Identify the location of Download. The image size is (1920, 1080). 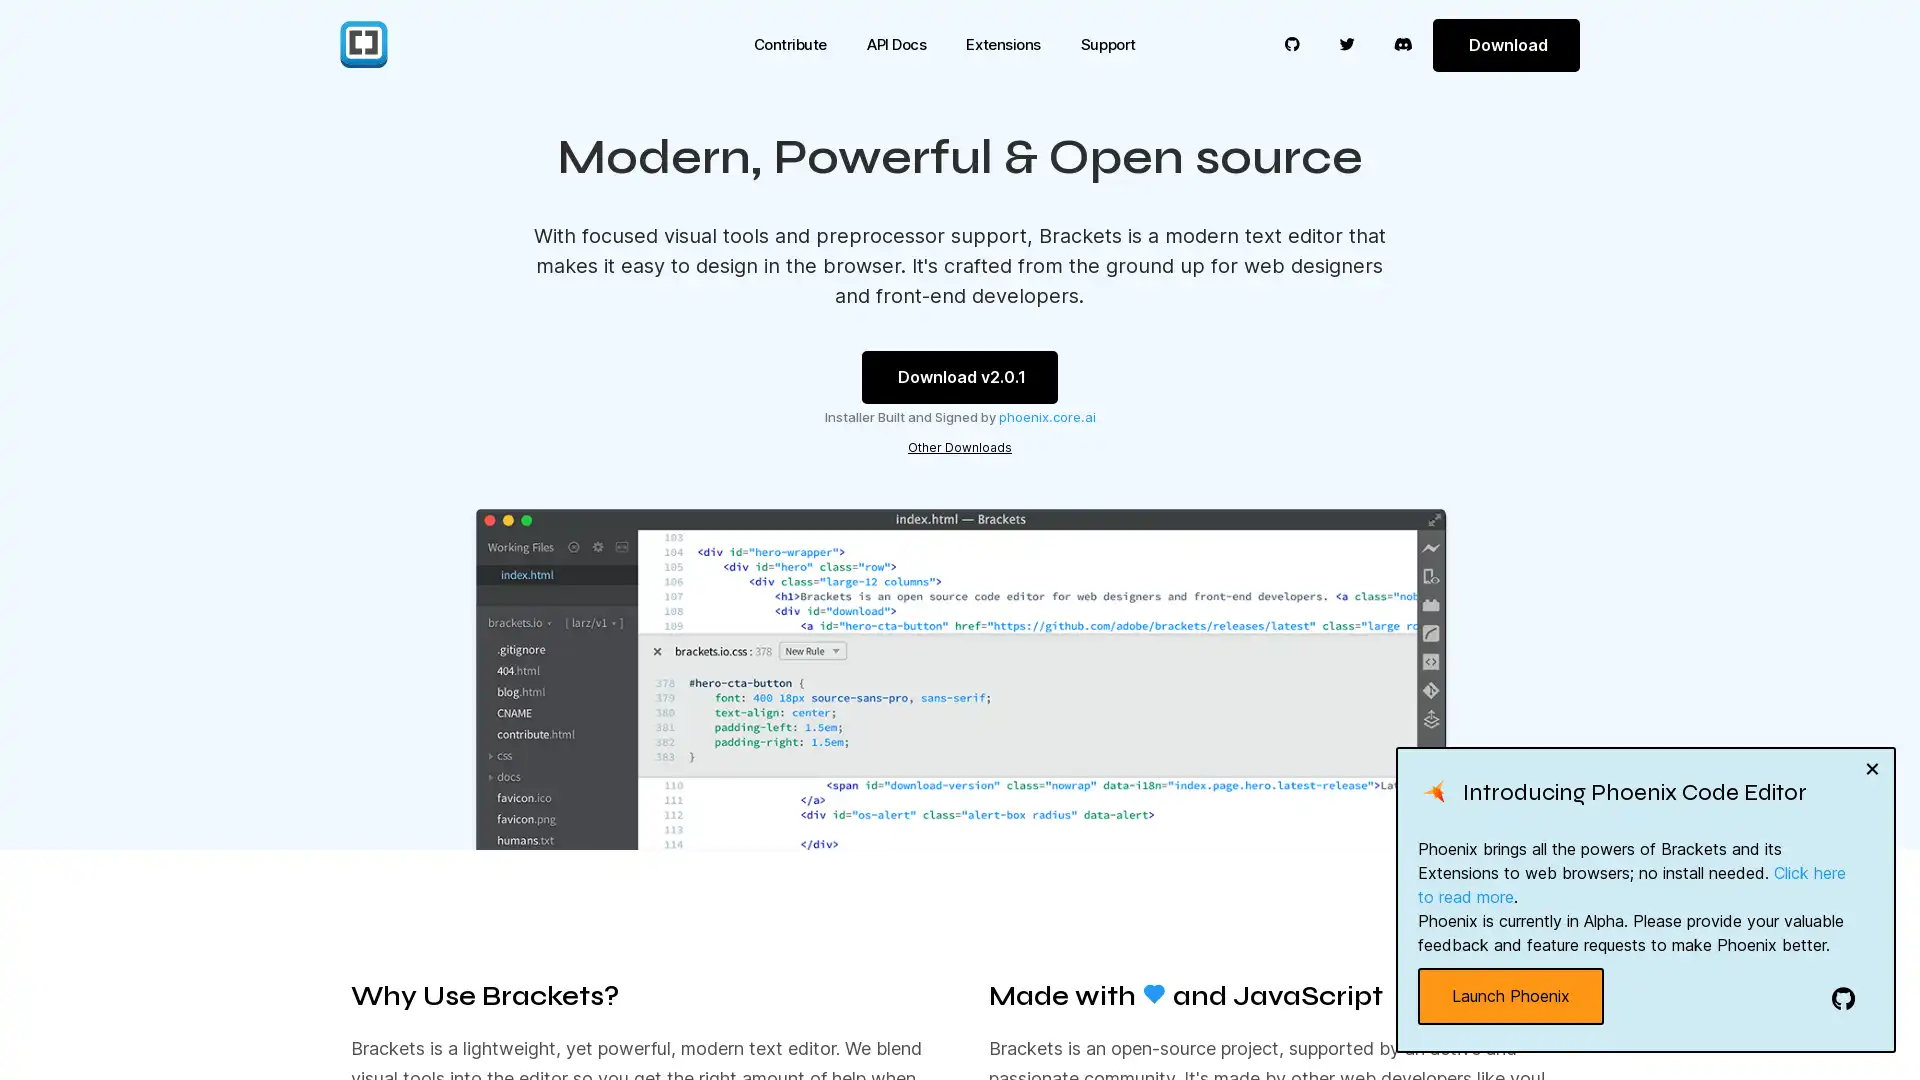
(1505, 44).